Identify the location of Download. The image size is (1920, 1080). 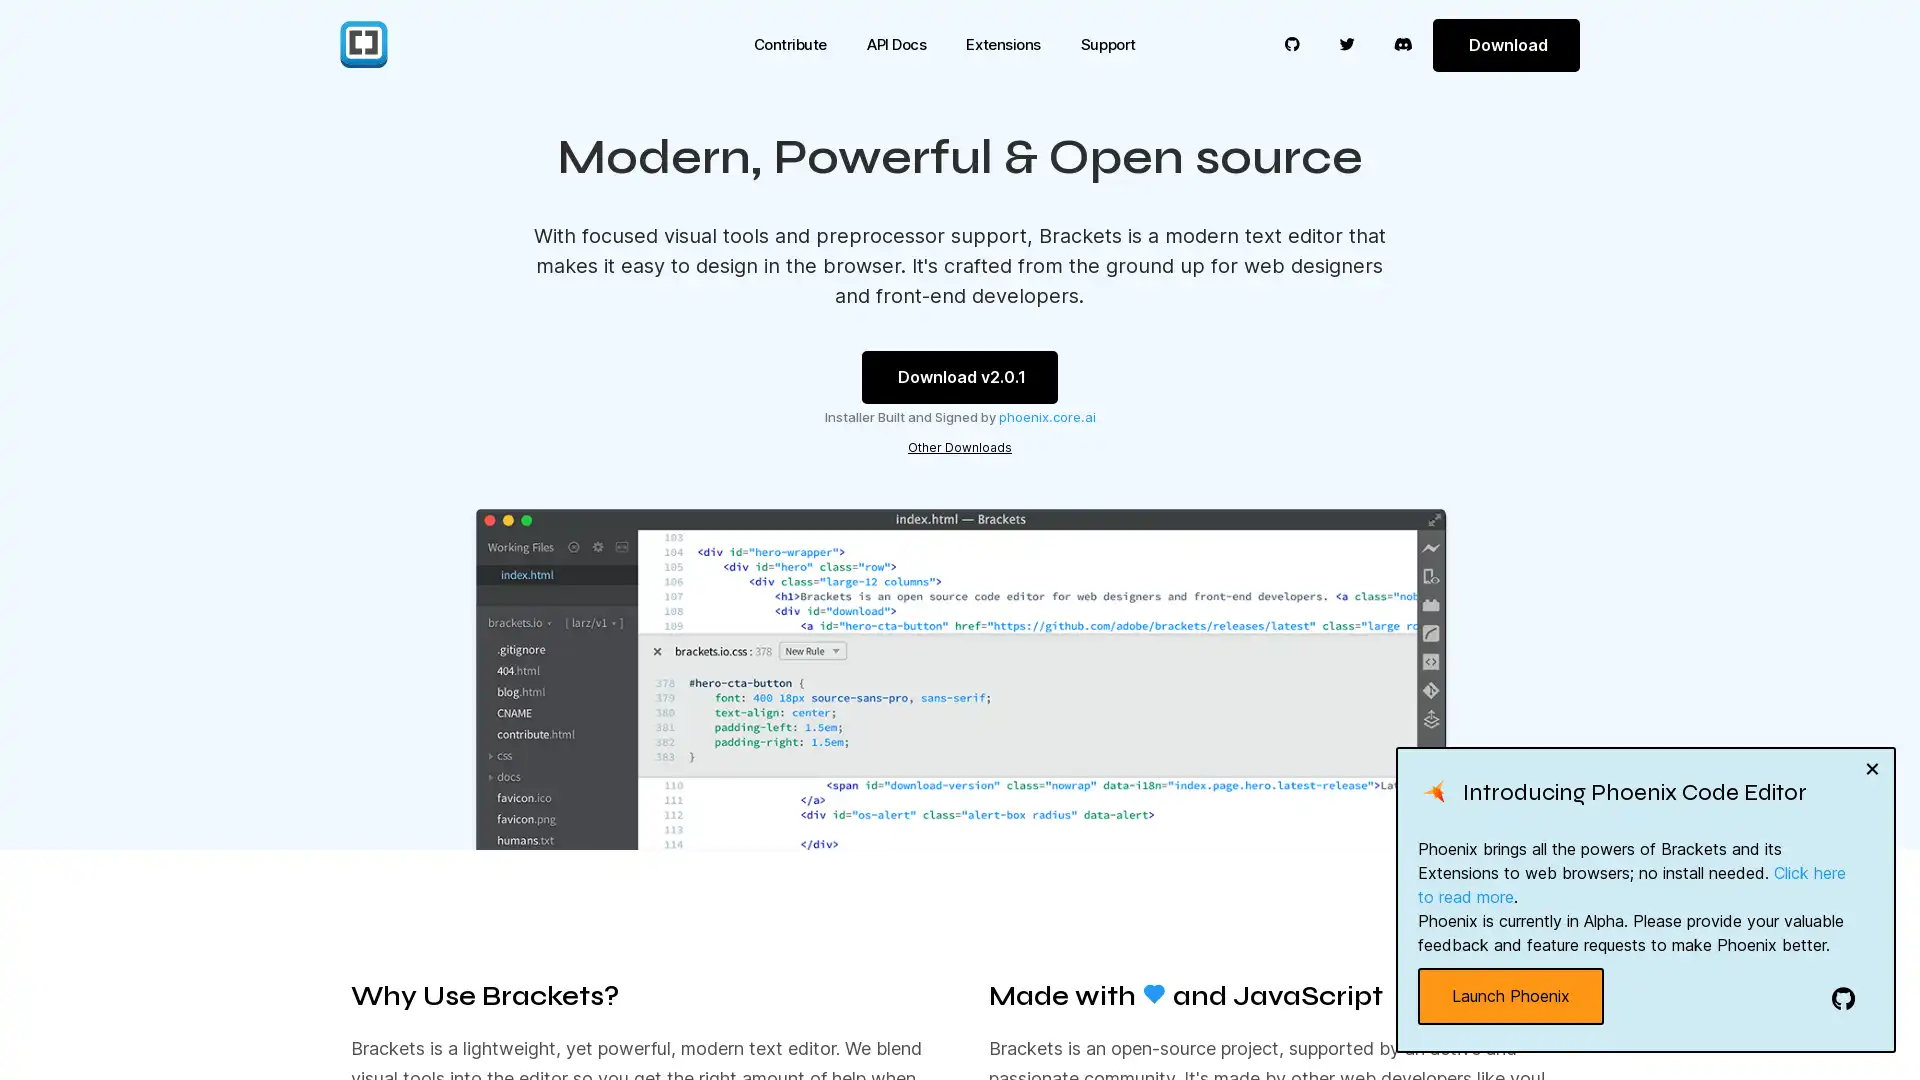
(1505, 44).